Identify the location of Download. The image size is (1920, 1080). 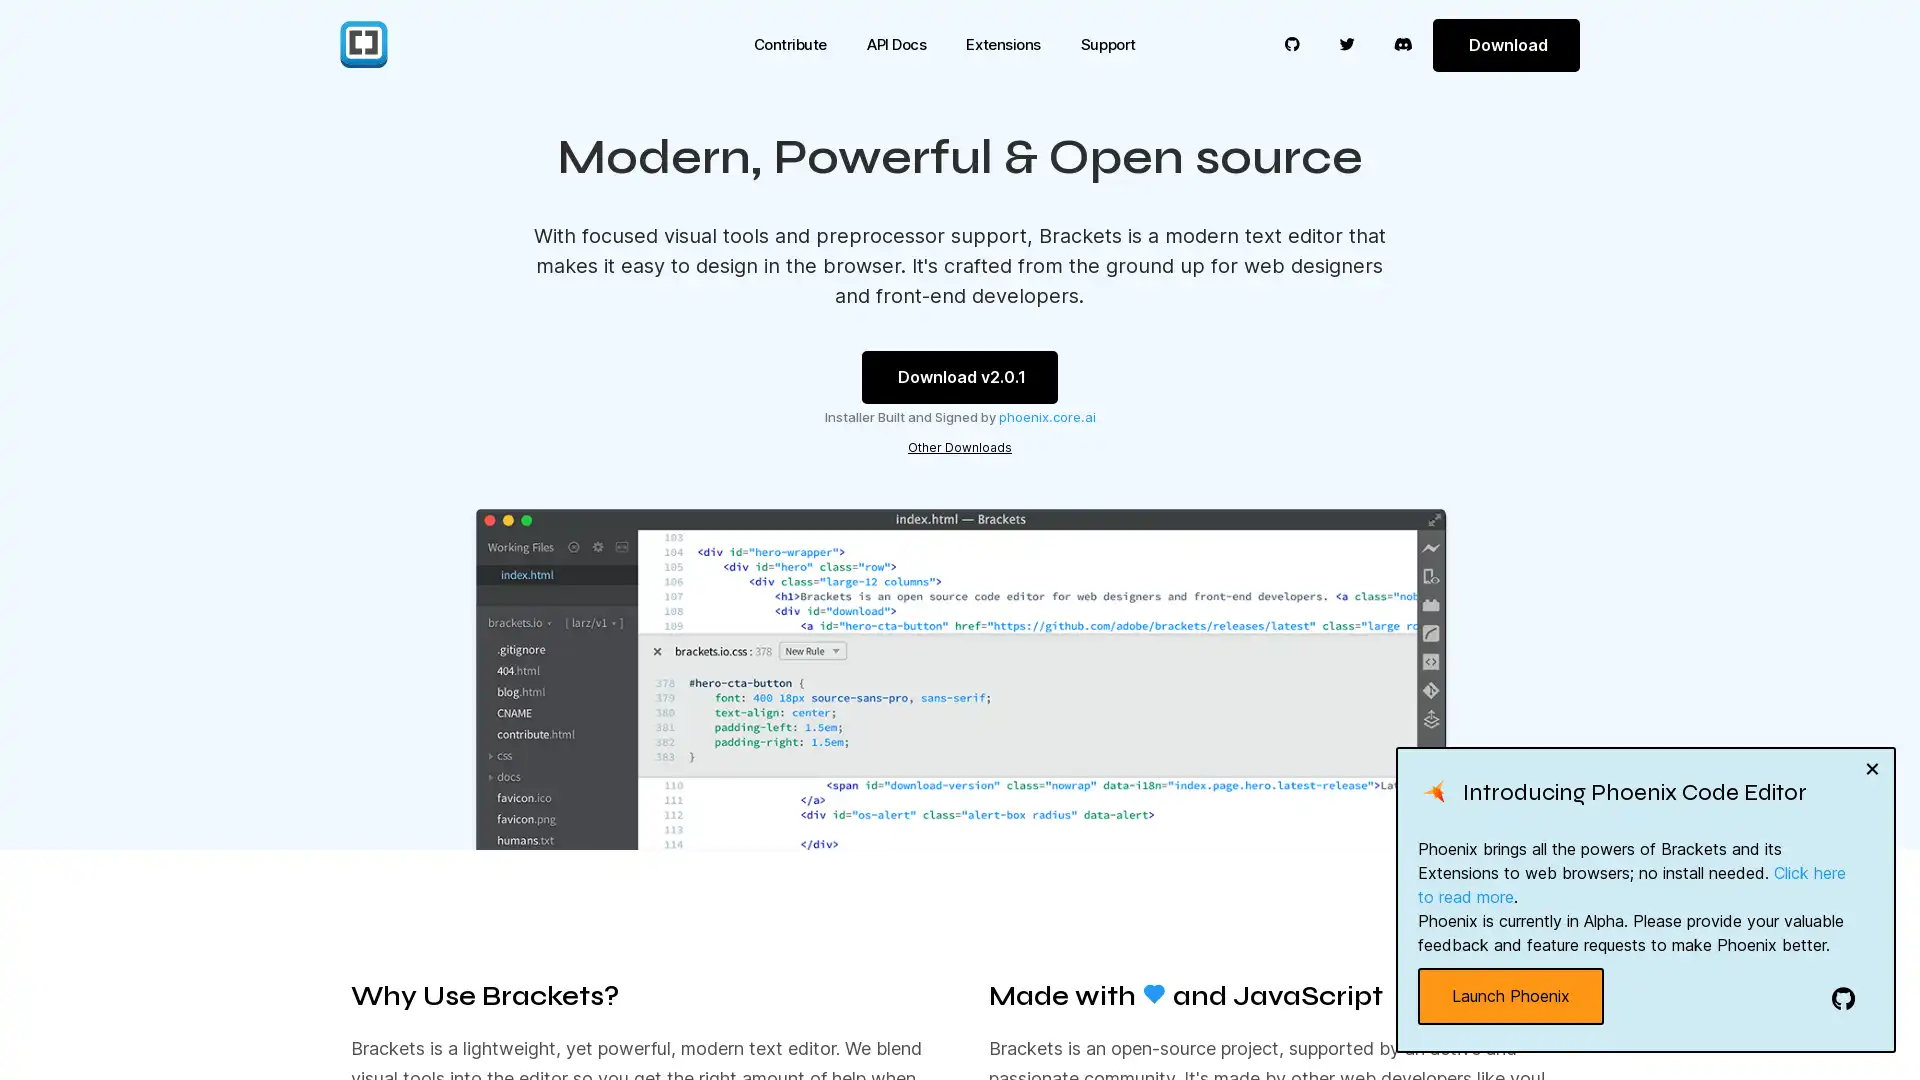
(1505, 44).